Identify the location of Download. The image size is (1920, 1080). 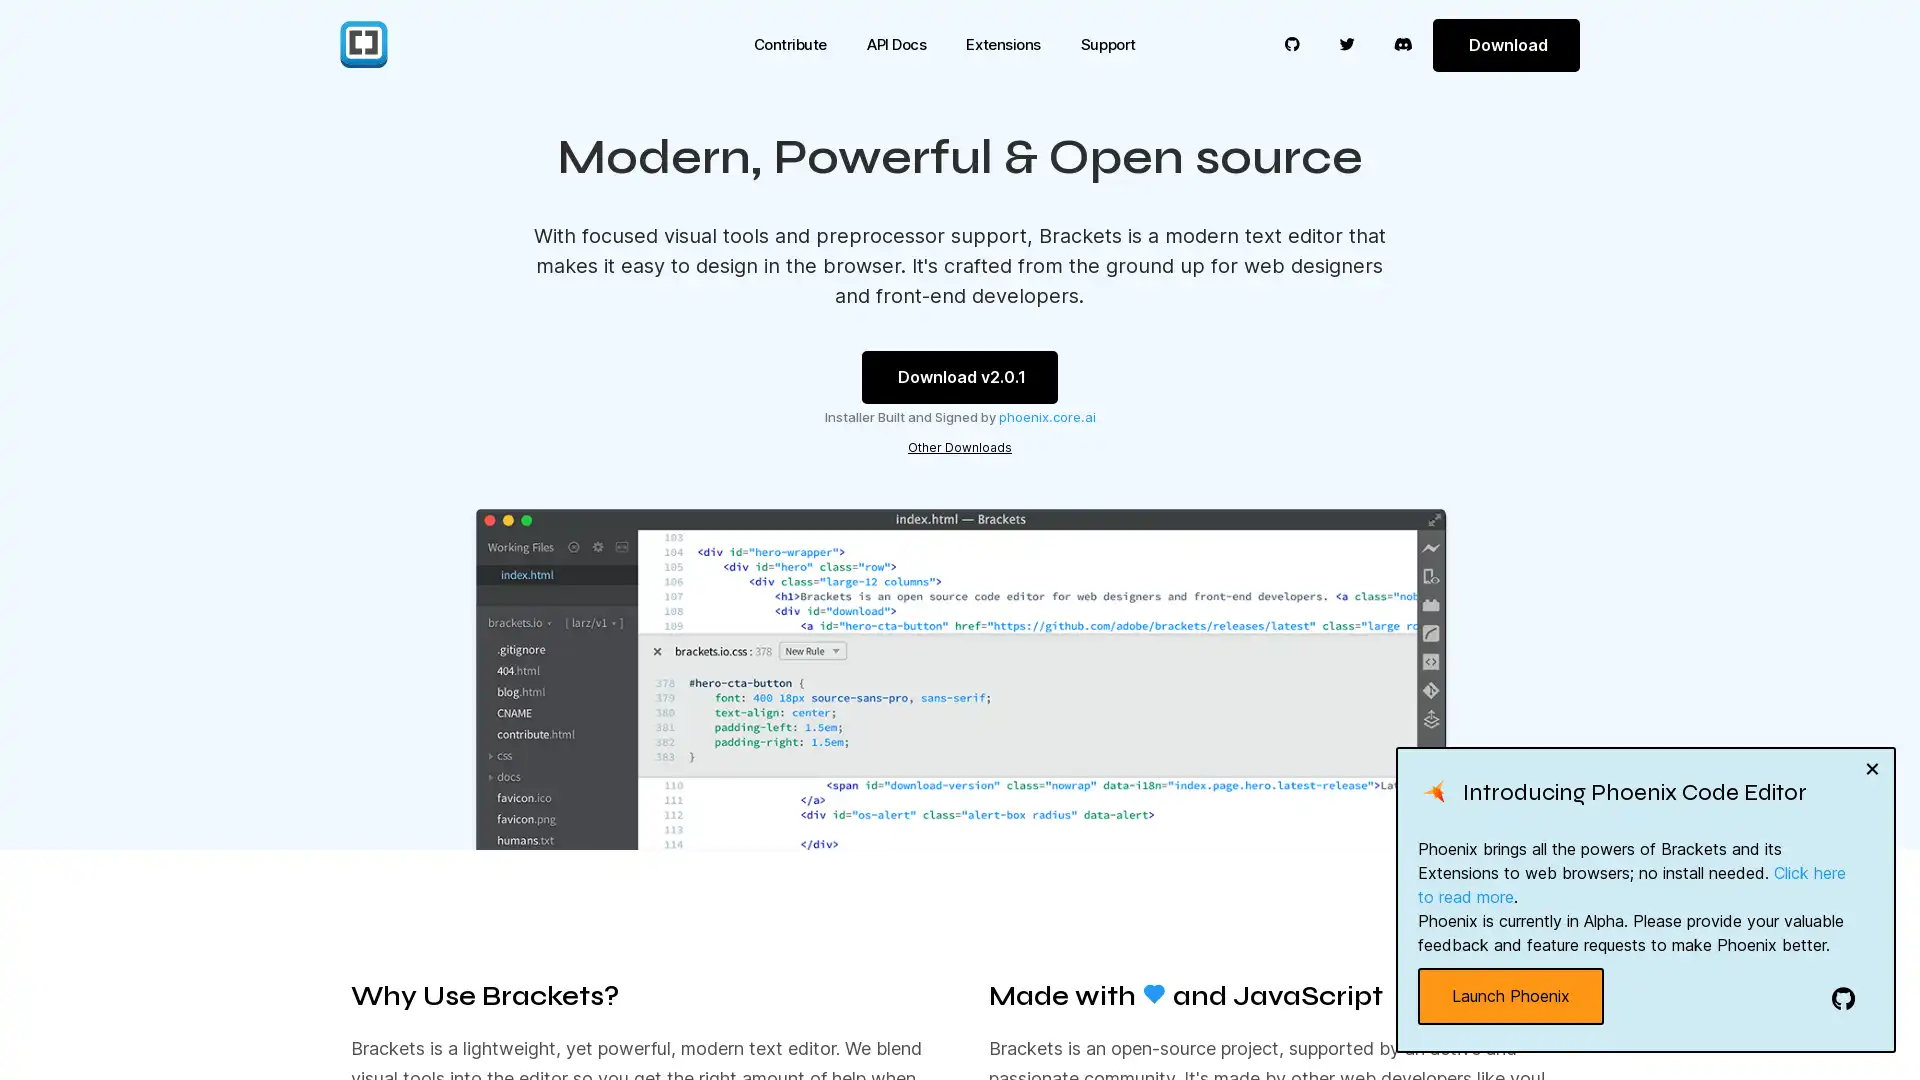
(1505, 44).